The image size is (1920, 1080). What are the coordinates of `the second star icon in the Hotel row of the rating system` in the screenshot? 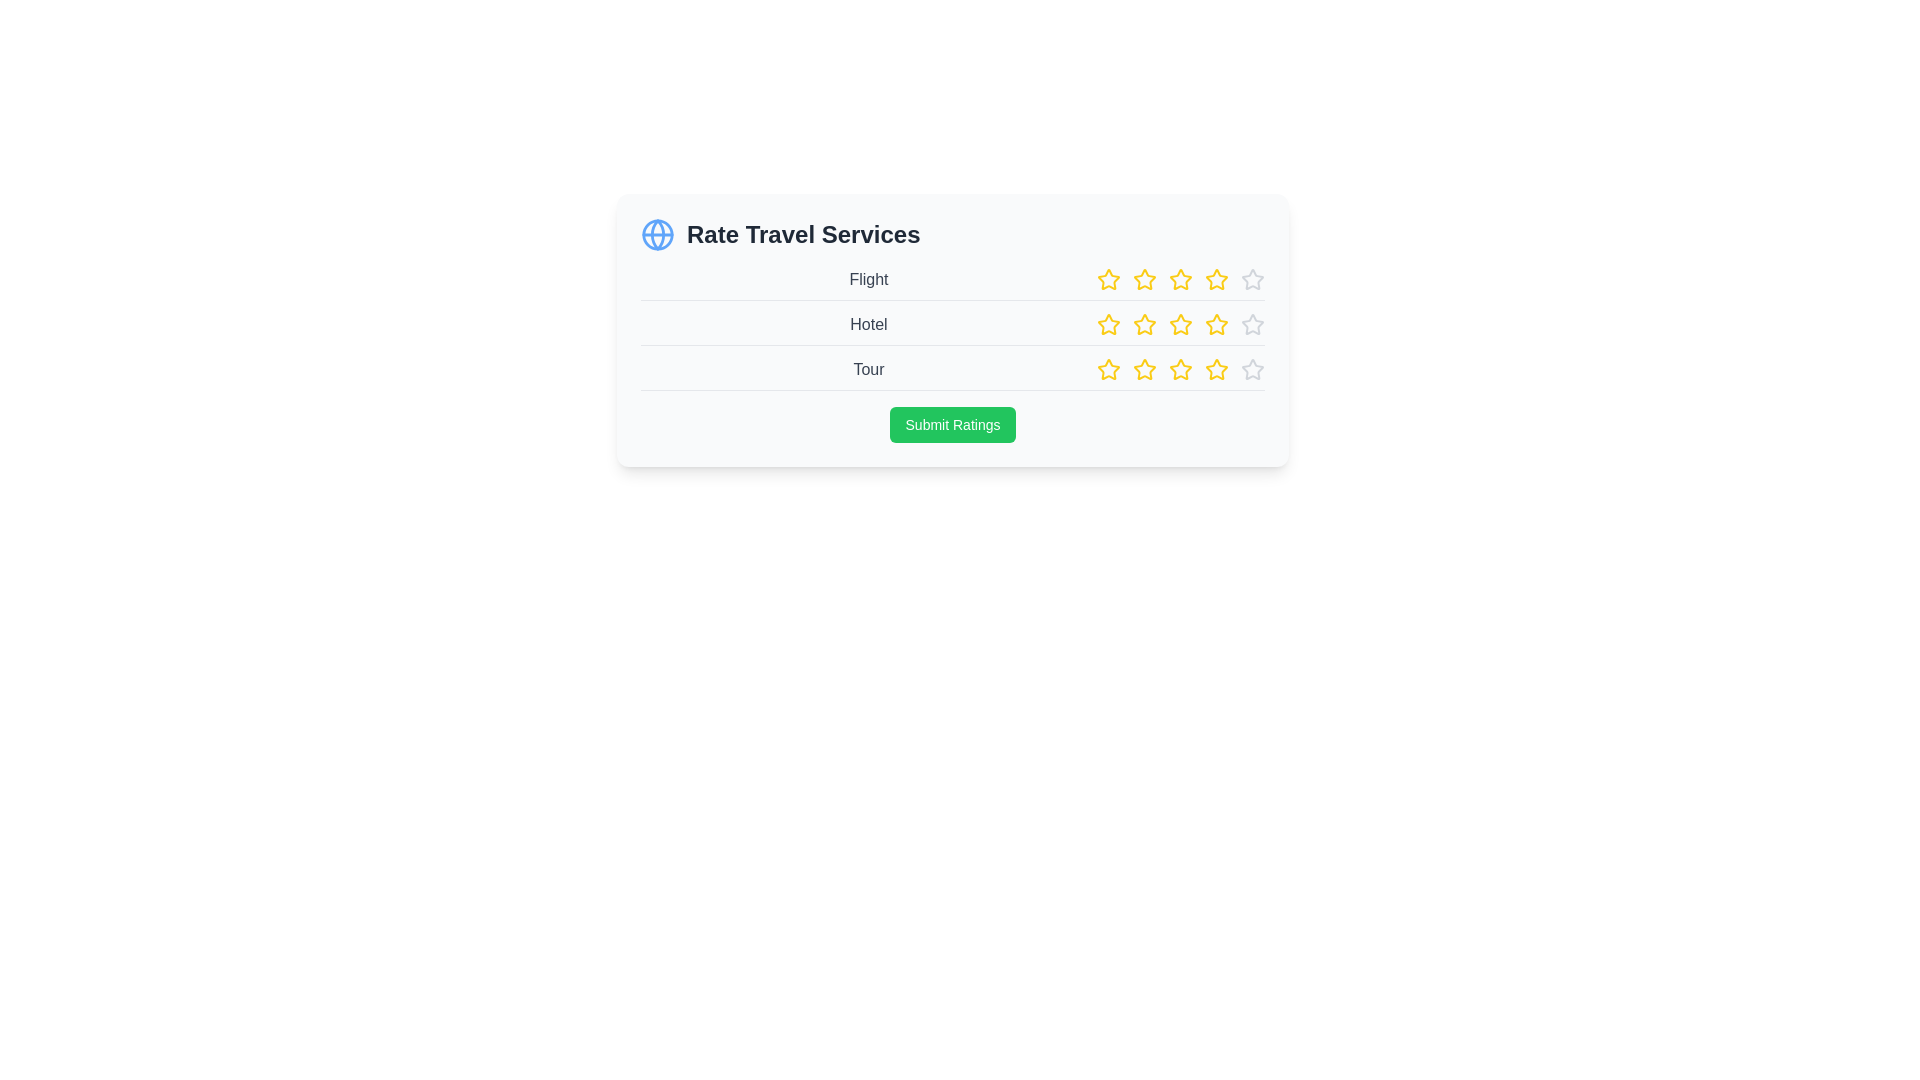 It's located at (1145, 323).